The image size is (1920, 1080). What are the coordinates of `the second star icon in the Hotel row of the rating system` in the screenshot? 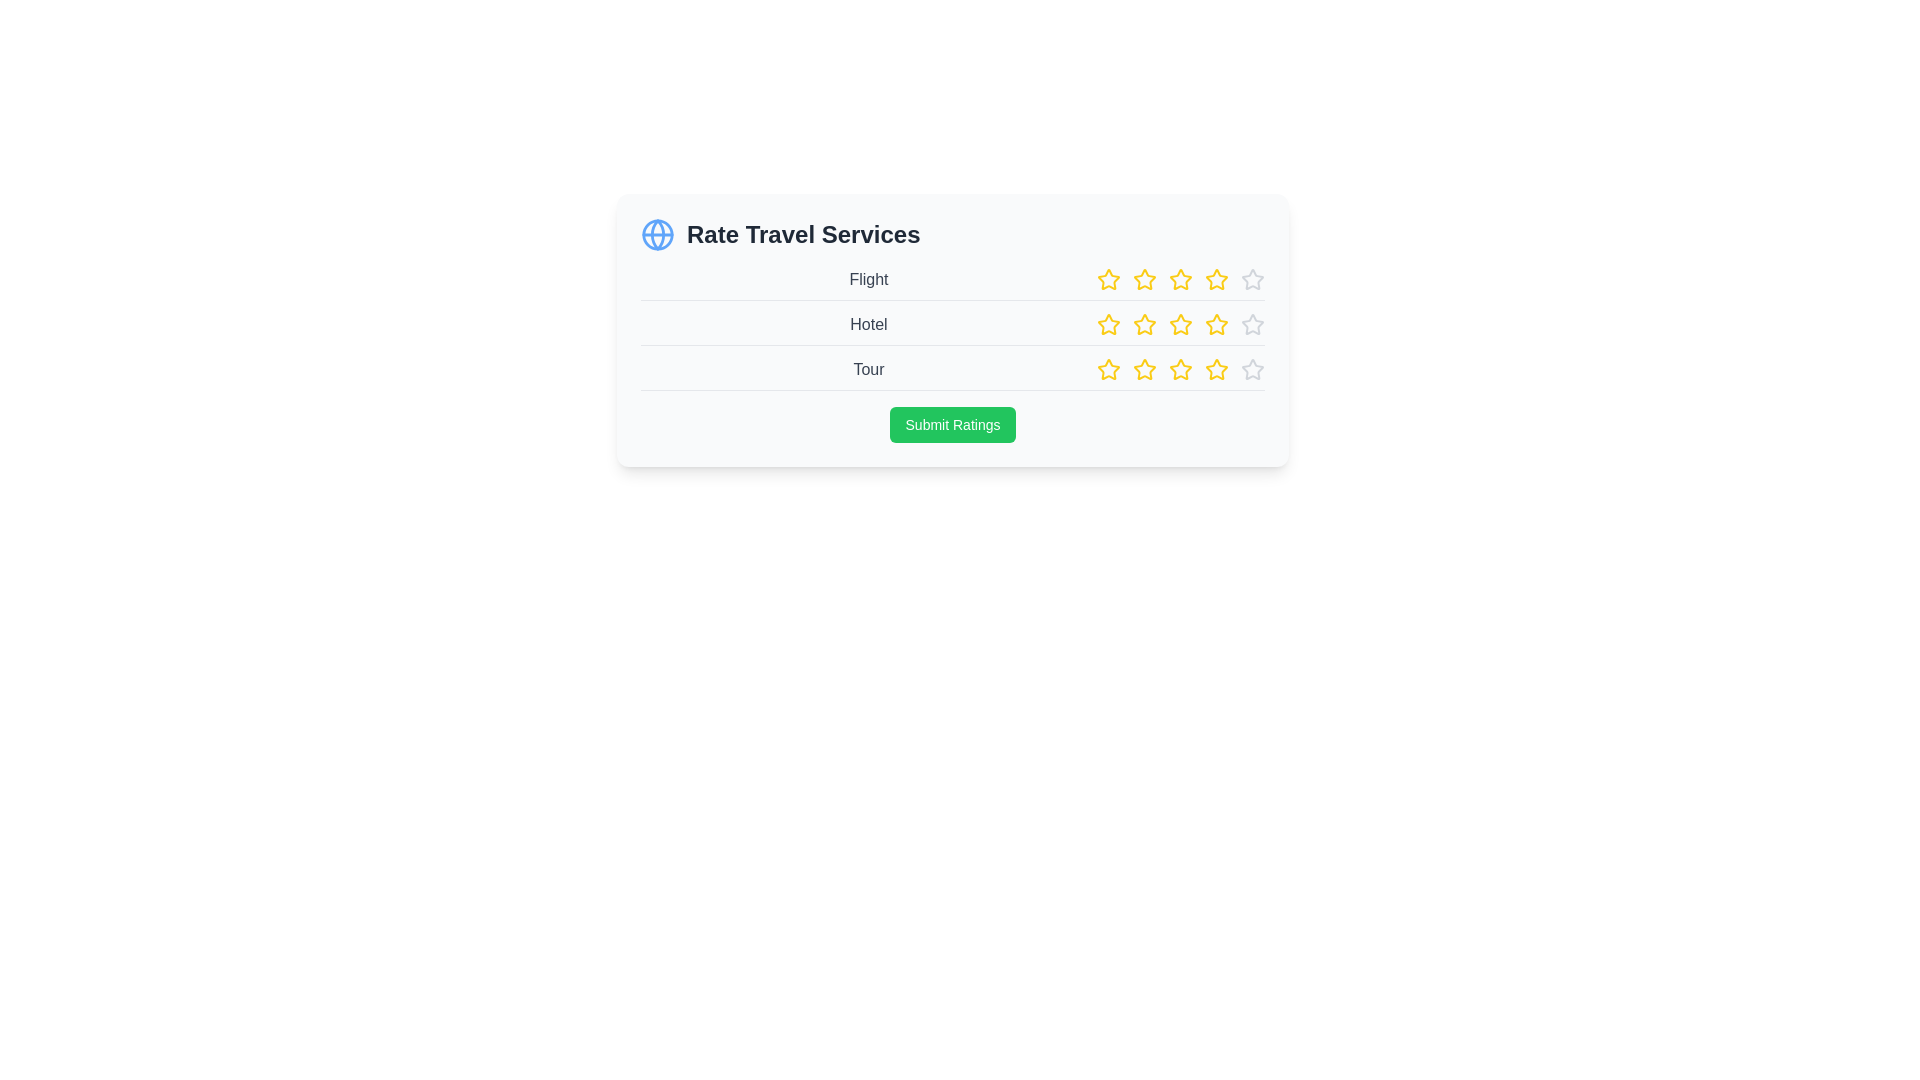 It's located at (1145, 323).